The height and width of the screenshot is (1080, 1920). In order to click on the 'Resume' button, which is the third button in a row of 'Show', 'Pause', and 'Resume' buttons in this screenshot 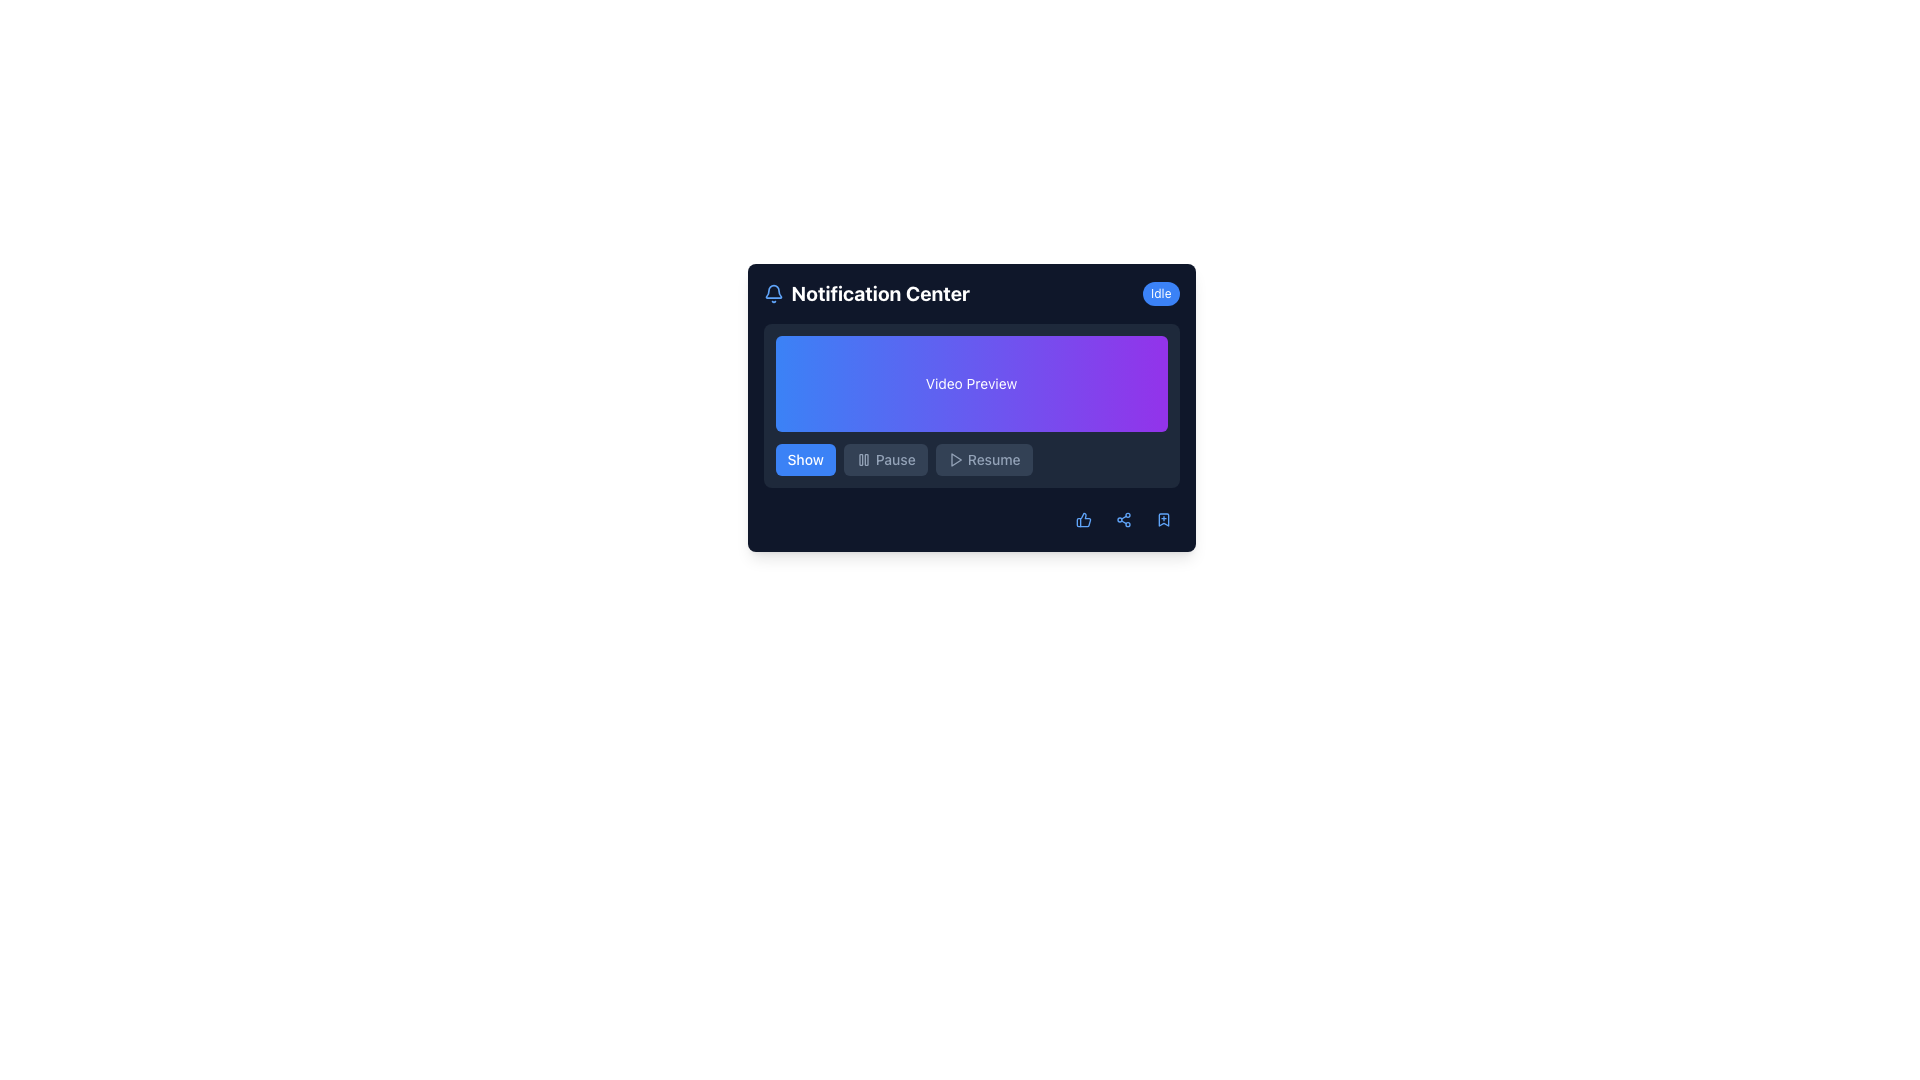, I will do `click(984, 459)`.